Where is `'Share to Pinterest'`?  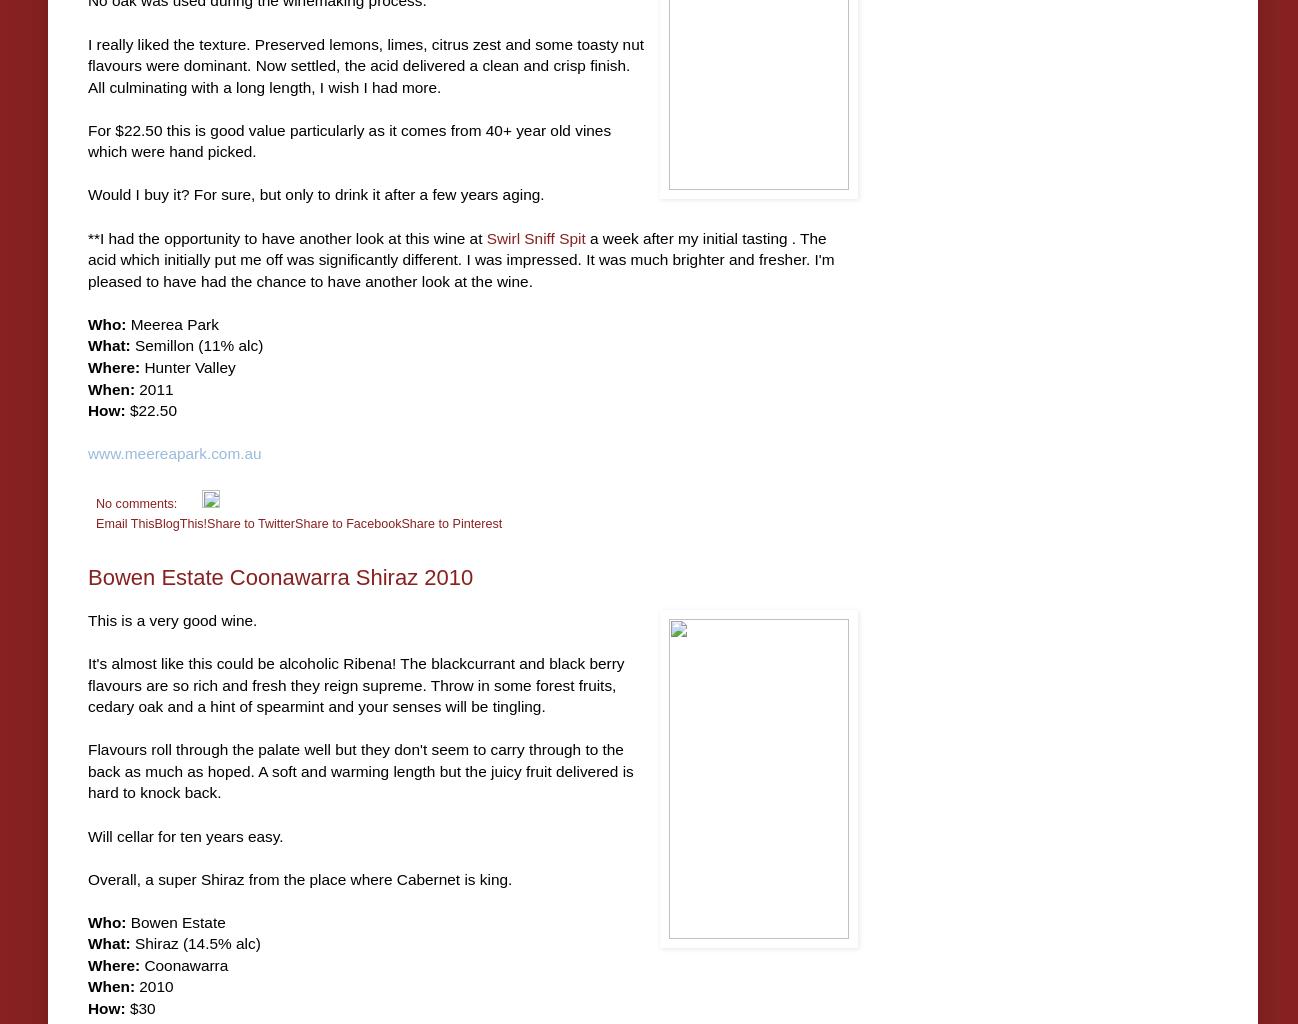 'Share to Pinterest' is located at coordinates (450, 522).